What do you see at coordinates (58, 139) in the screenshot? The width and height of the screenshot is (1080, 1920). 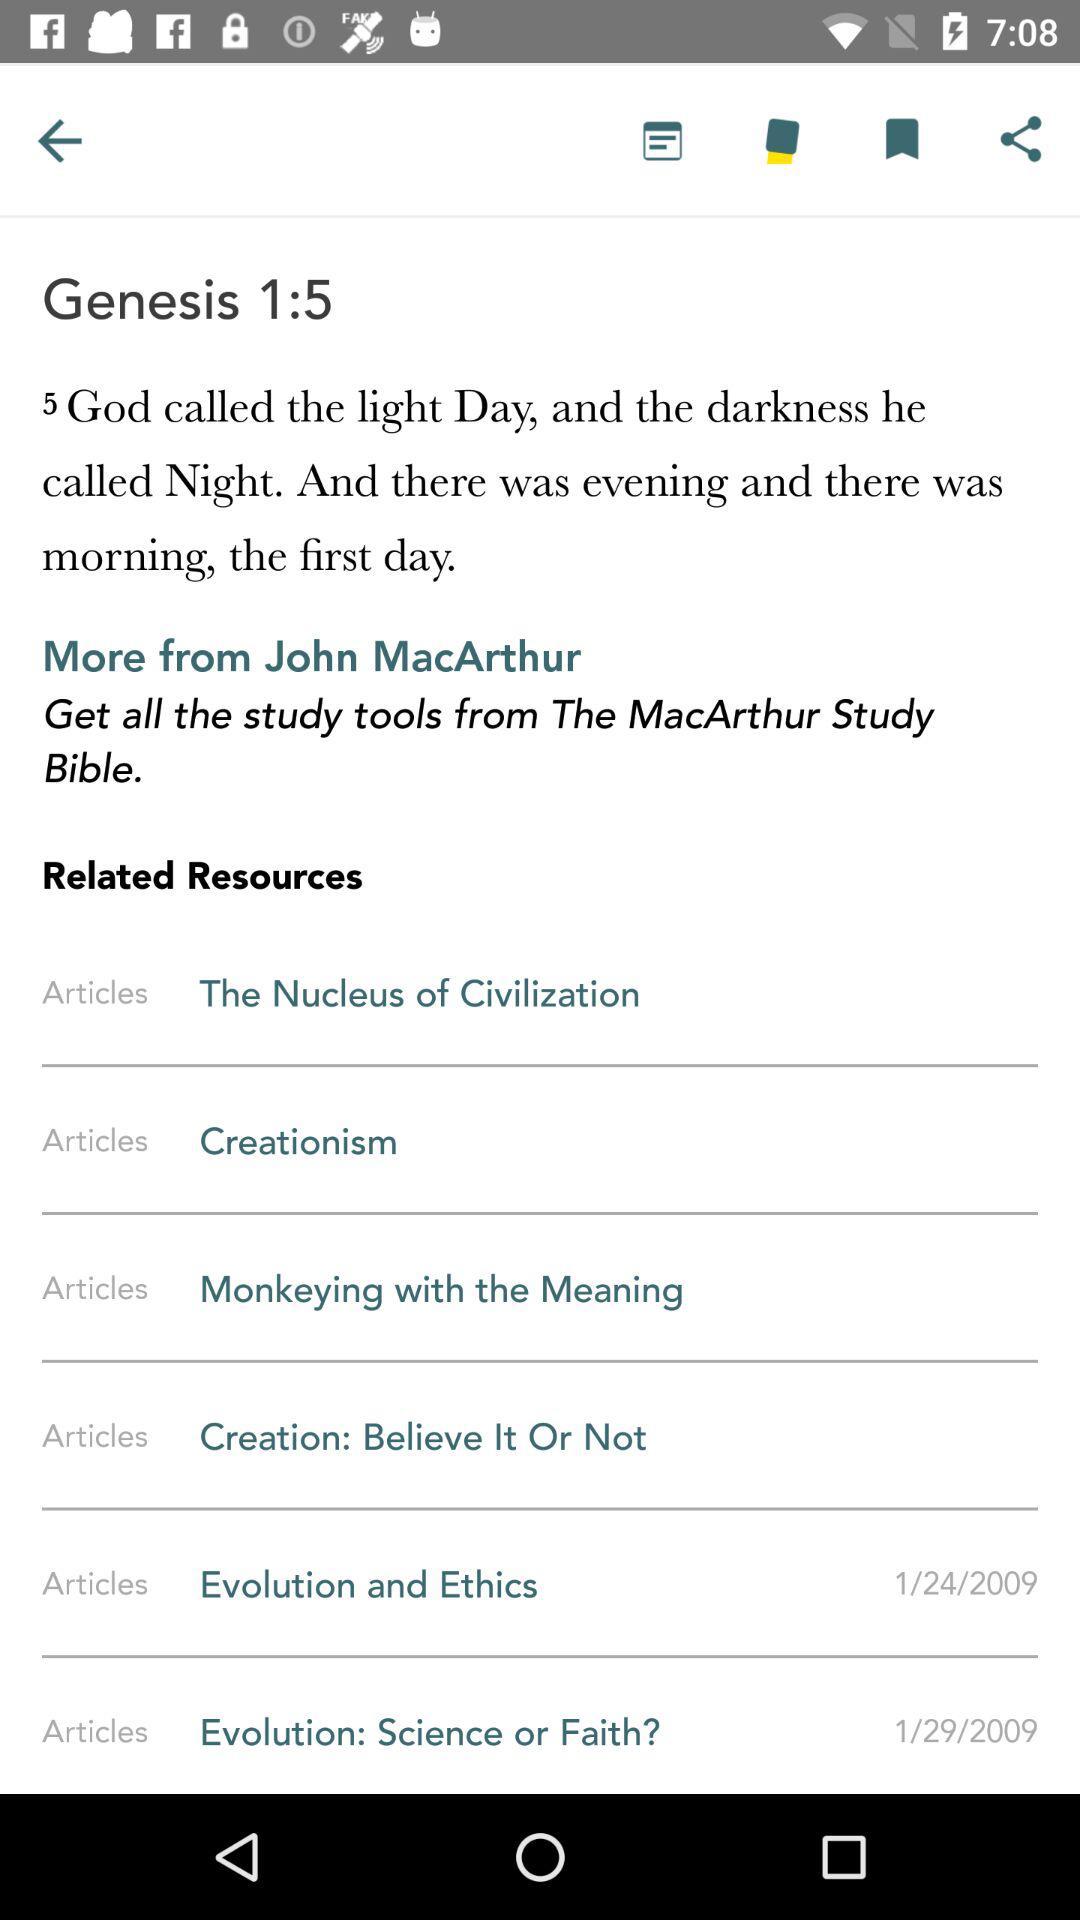 I see `go back` at bounding box center [58, 139].